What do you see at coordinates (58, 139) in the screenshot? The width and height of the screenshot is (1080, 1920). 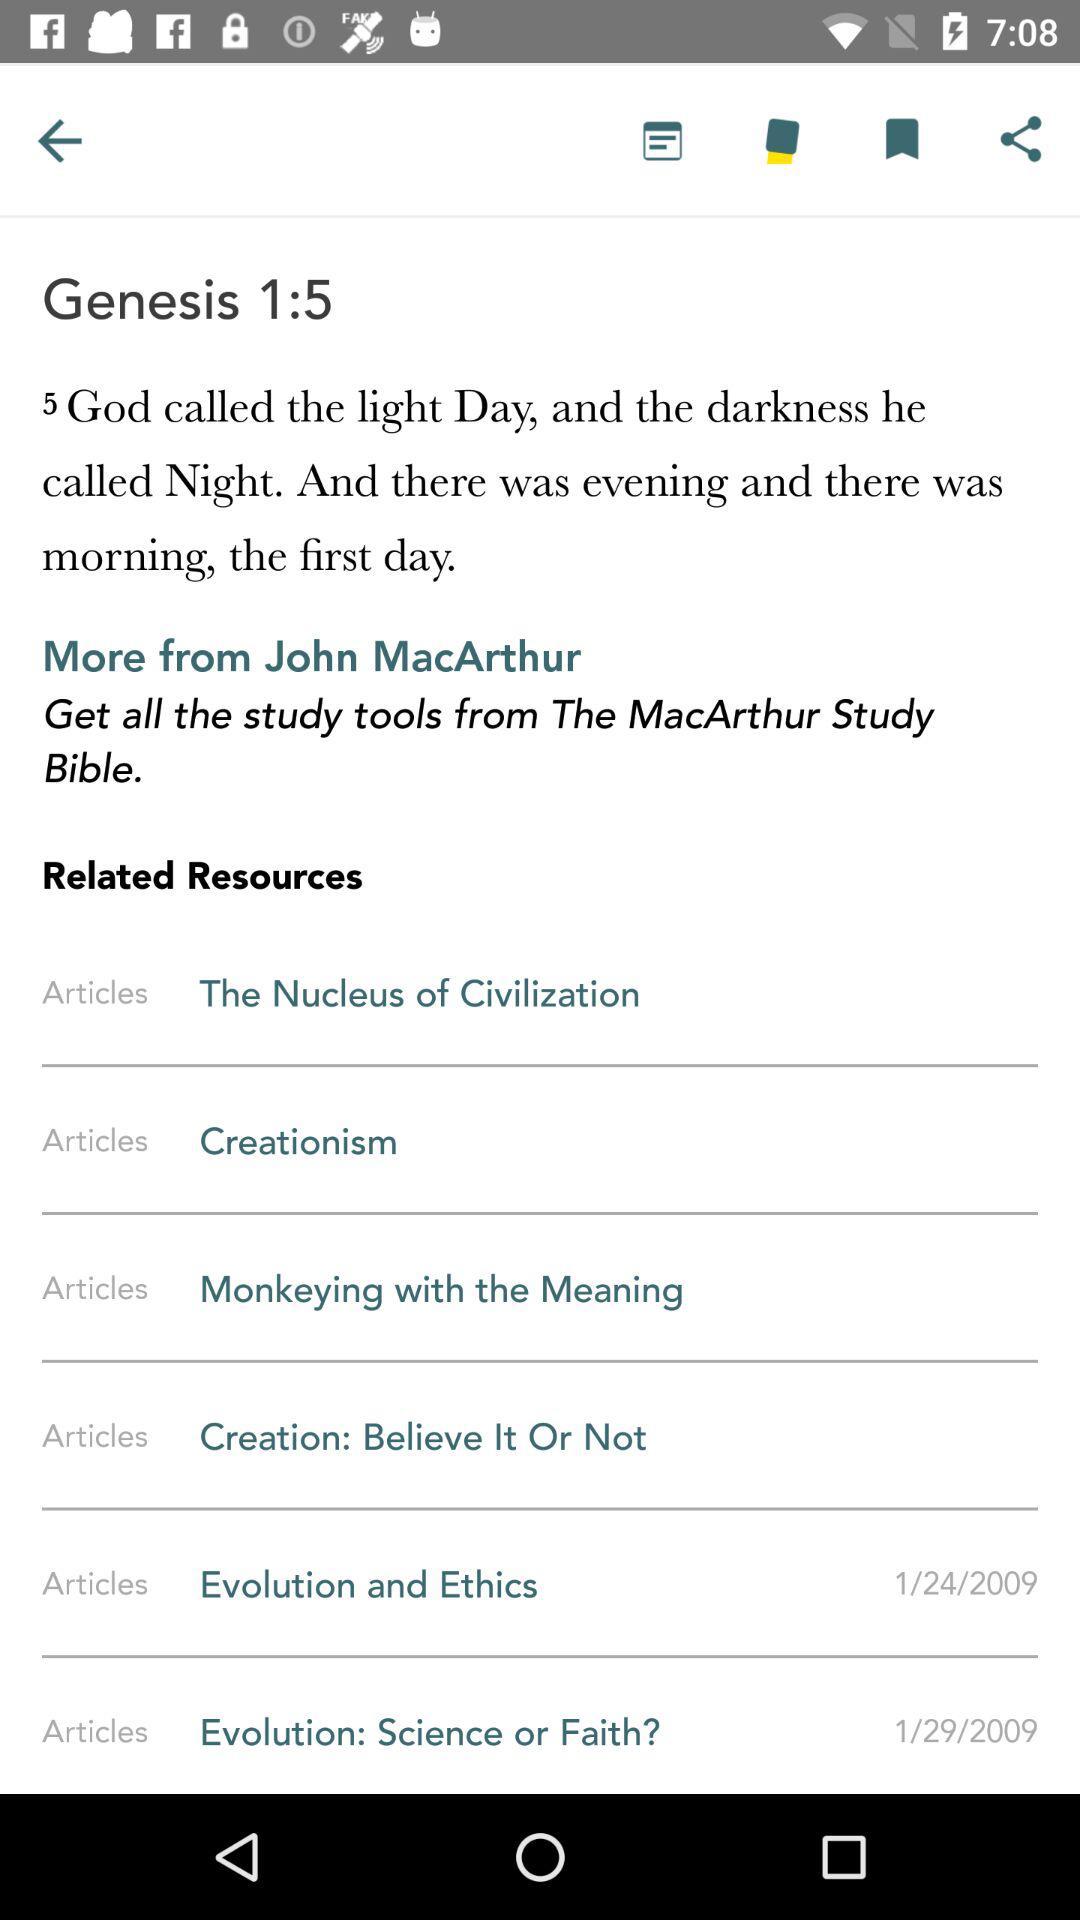 I see `go back` at bounding box center [58, 139].